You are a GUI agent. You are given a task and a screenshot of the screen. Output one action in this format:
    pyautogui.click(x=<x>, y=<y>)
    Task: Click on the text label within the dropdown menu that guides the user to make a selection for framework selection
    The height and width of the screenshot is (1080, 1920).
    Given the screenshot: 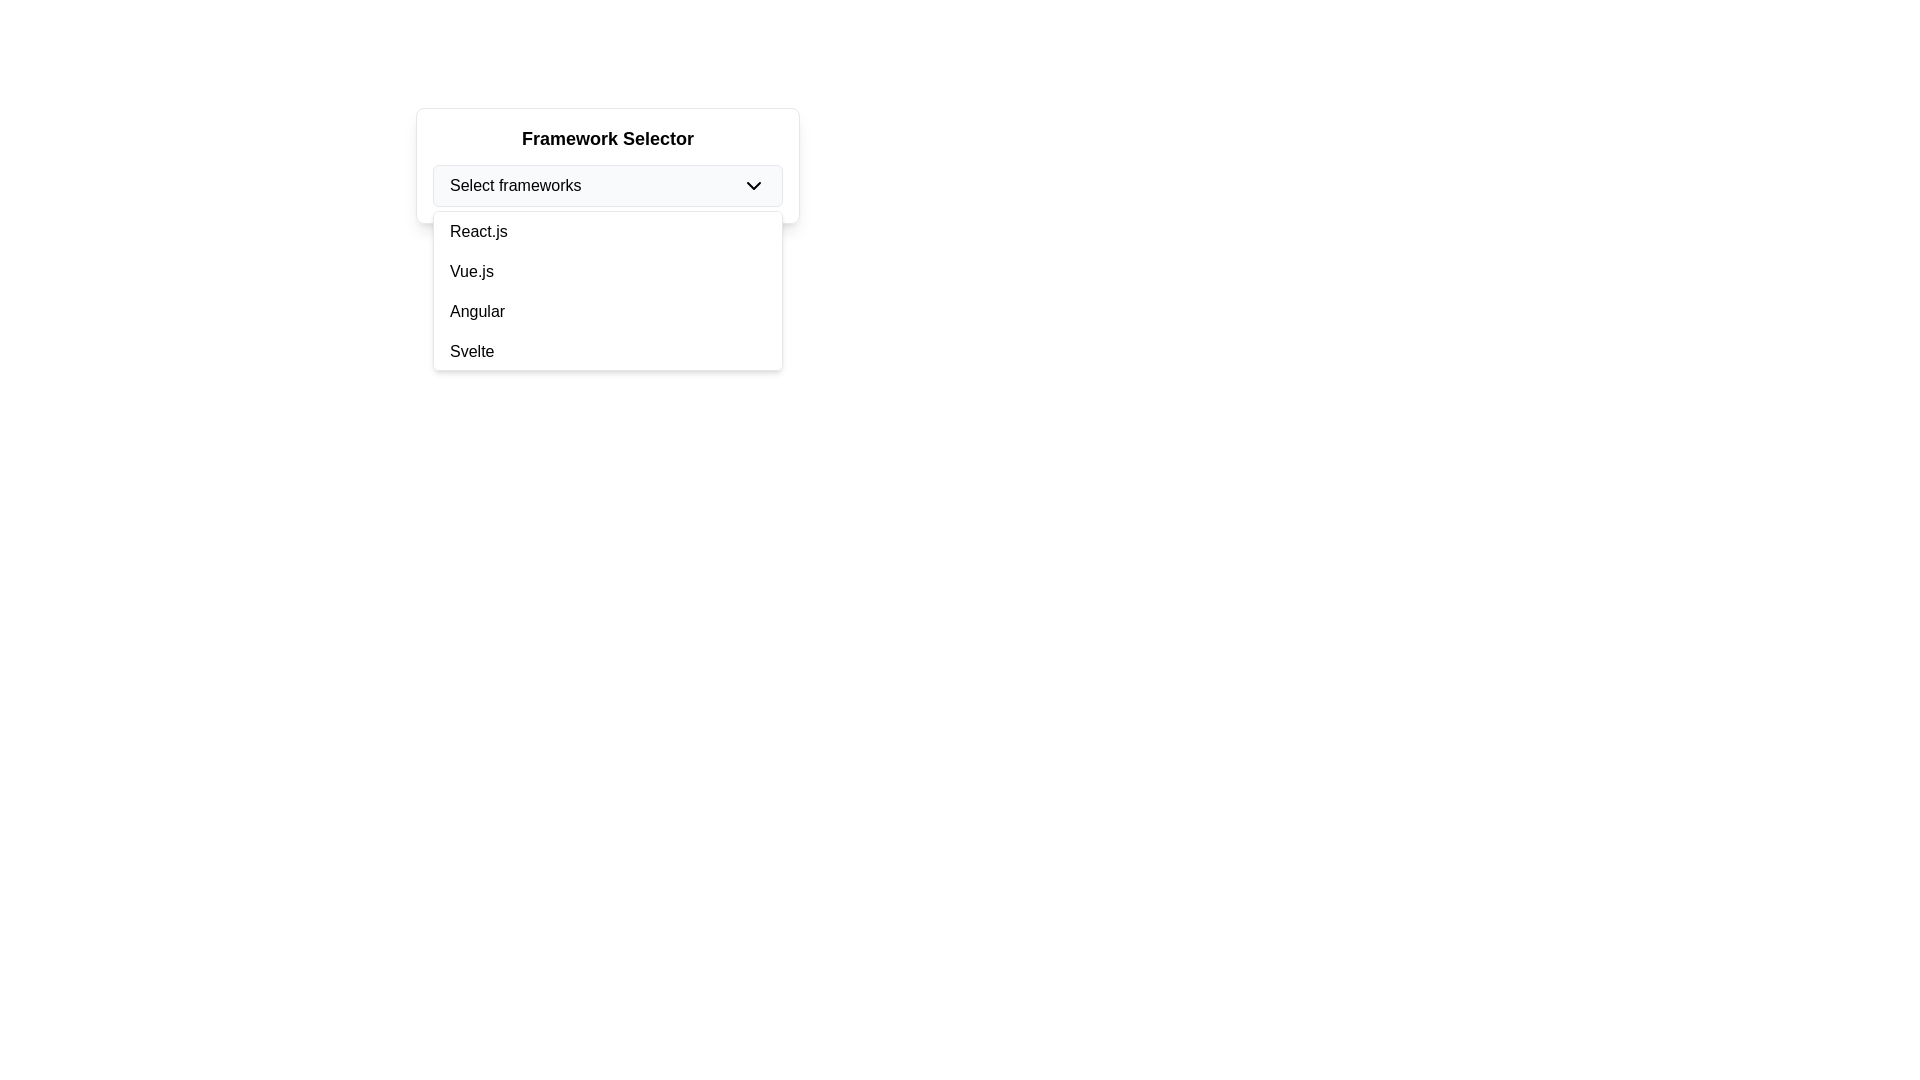 What is the action you would take?
    pyautogui.click(x=515, y=185)
    